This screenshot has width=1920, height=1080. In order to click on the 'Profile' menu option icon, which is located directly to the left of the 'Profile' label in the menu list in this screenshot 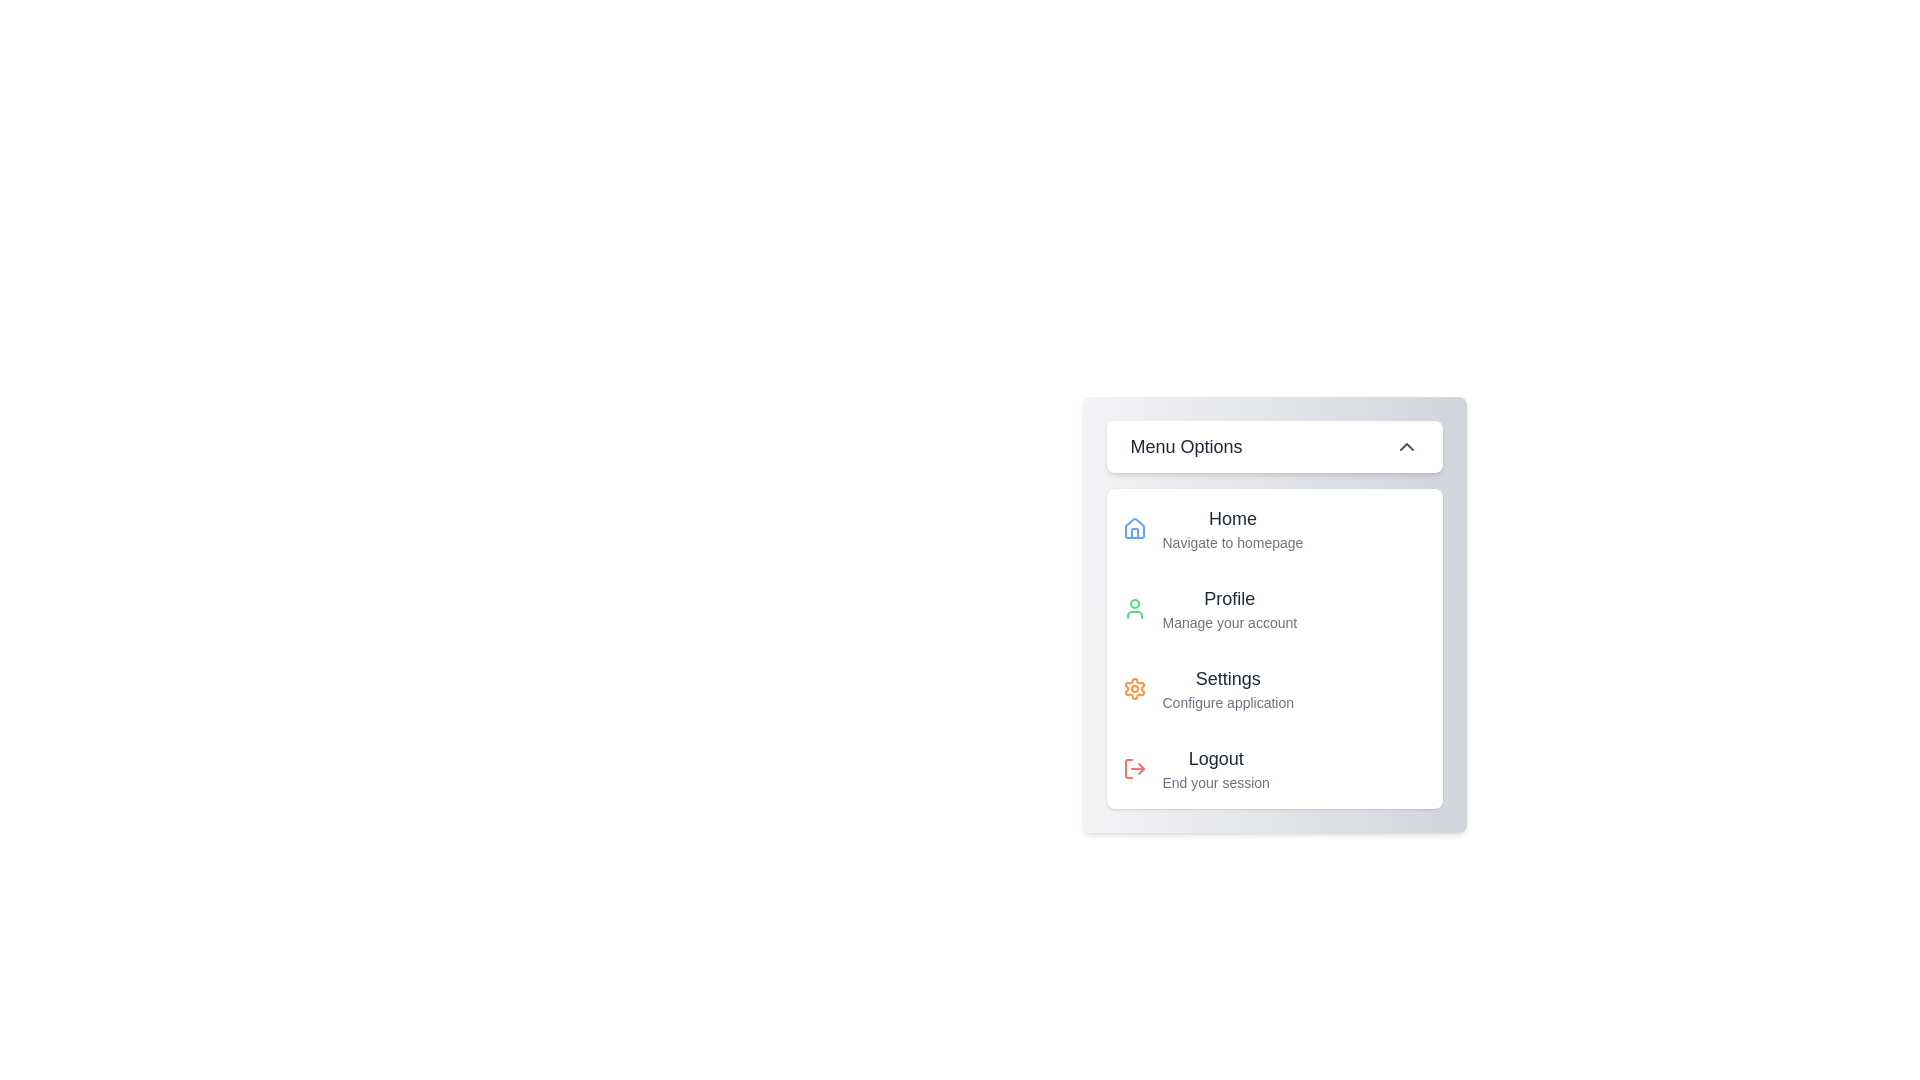, I will do `click(1134, 608)`.